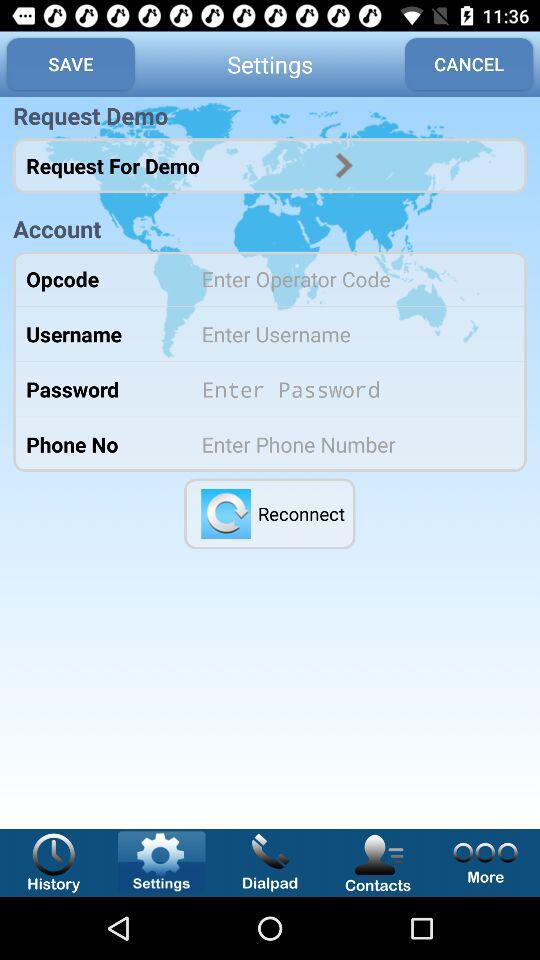  I want to click on text option, so click(350, 334).